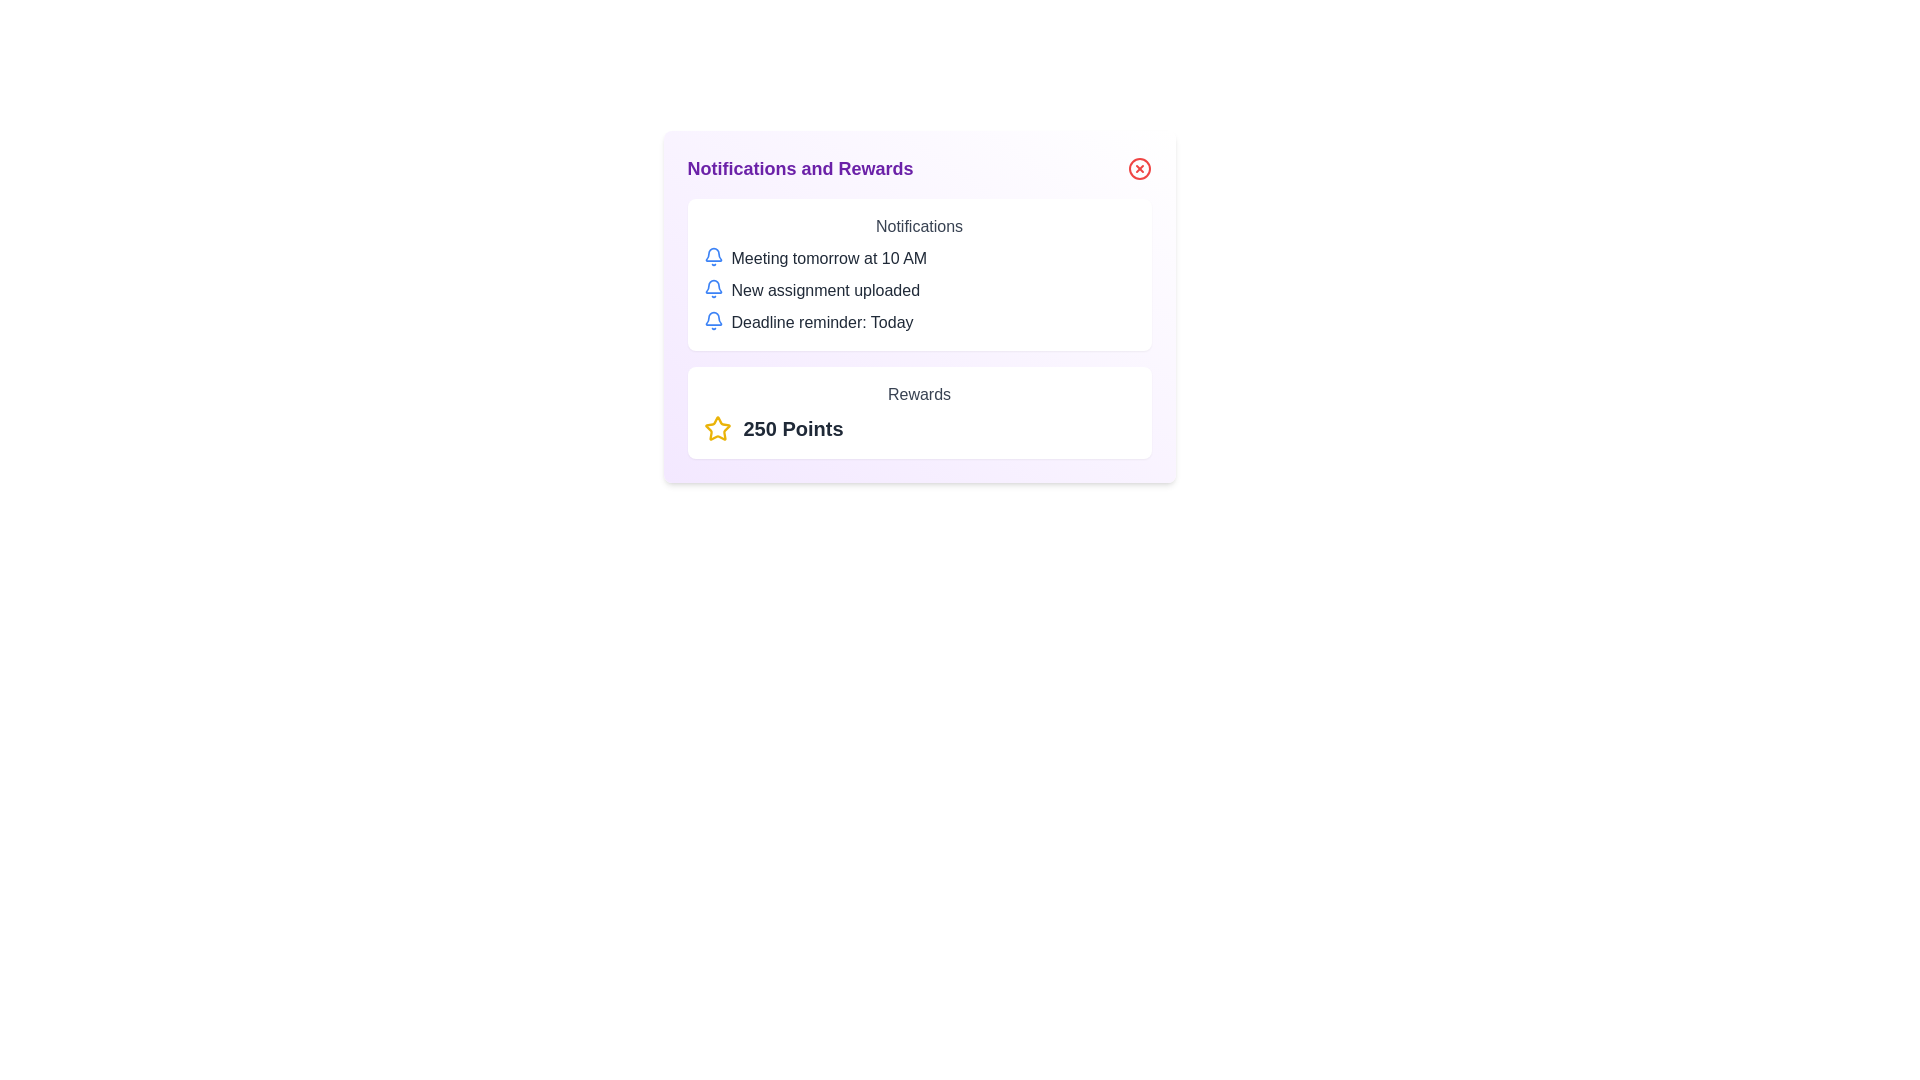  Describe the element at coordinates (713, 319) in the screenshot. I see `the notification bell icon, which serves as a visual indicator for the deadline reminder positioned to the left of the text 'Deadline reminder: Today'` at that location.